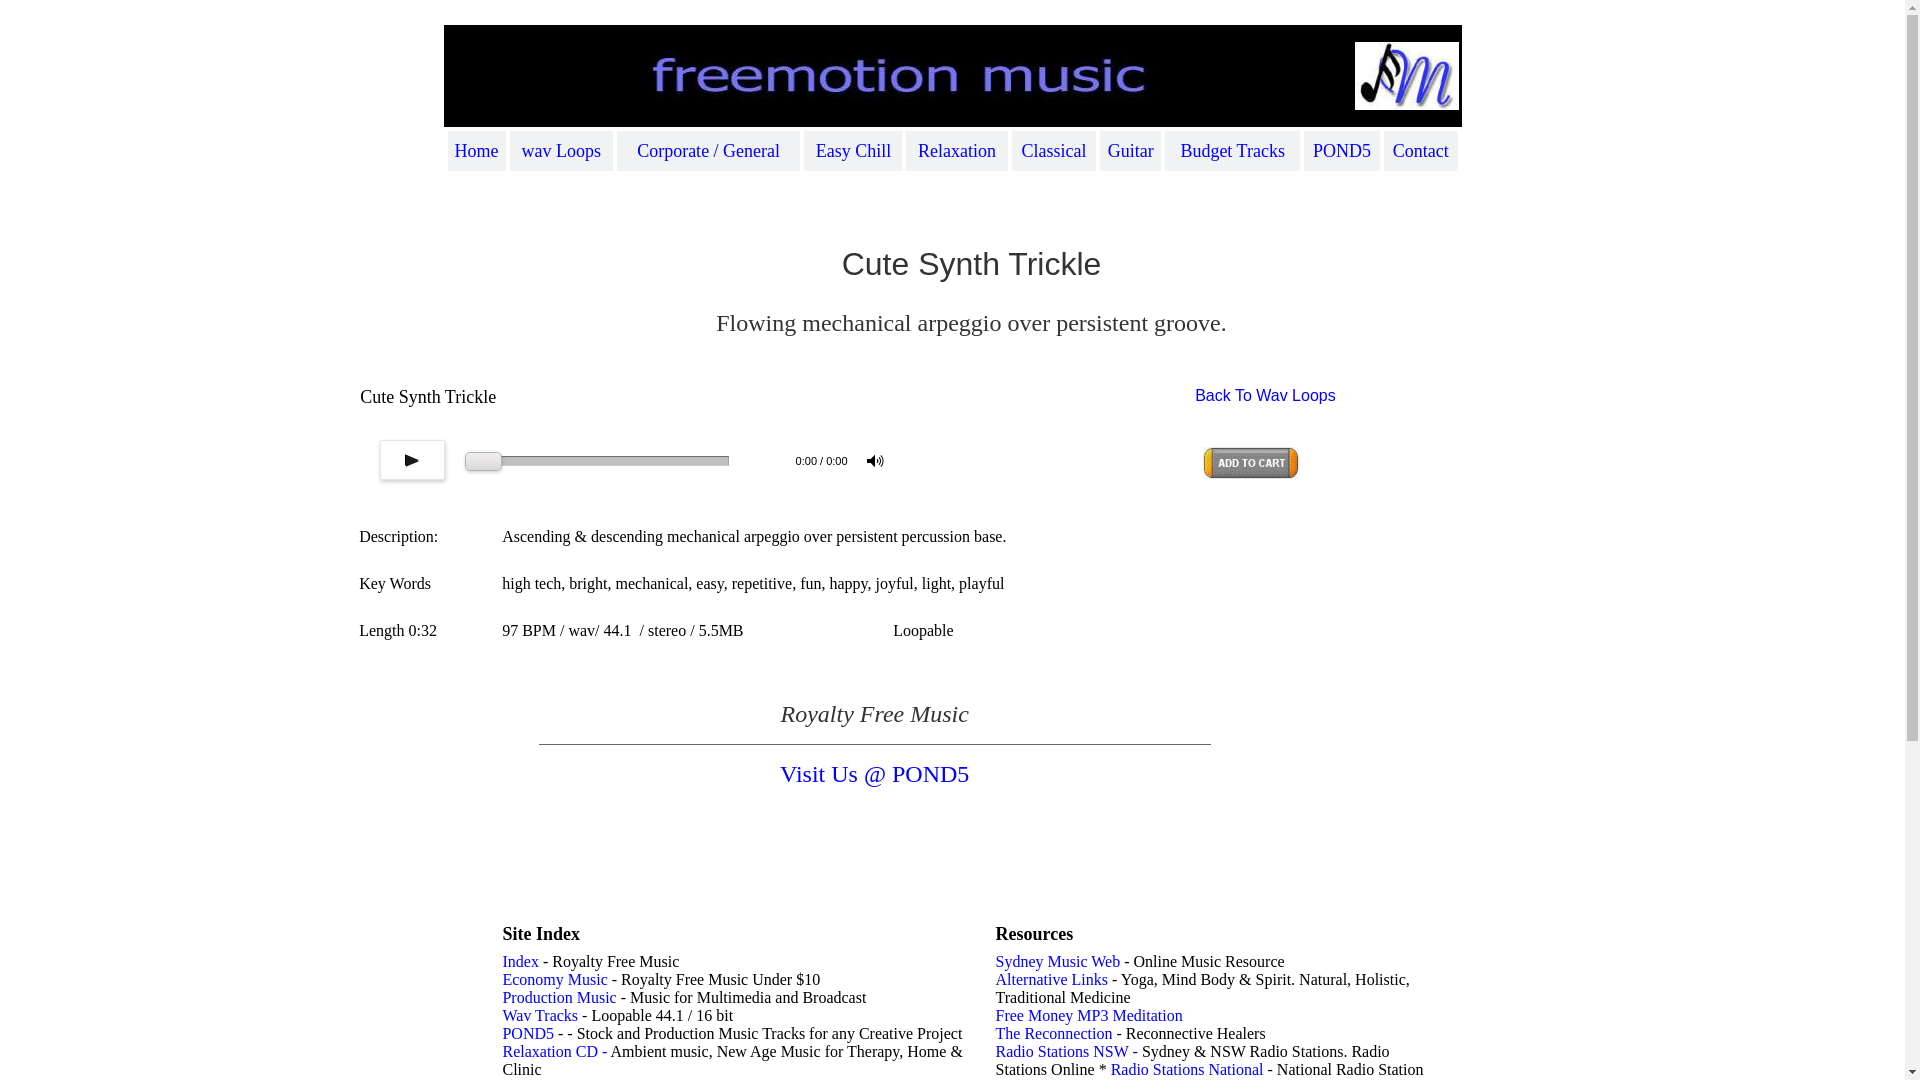  I want to click on 'Back To Wav Loops', so click(1195, 395).